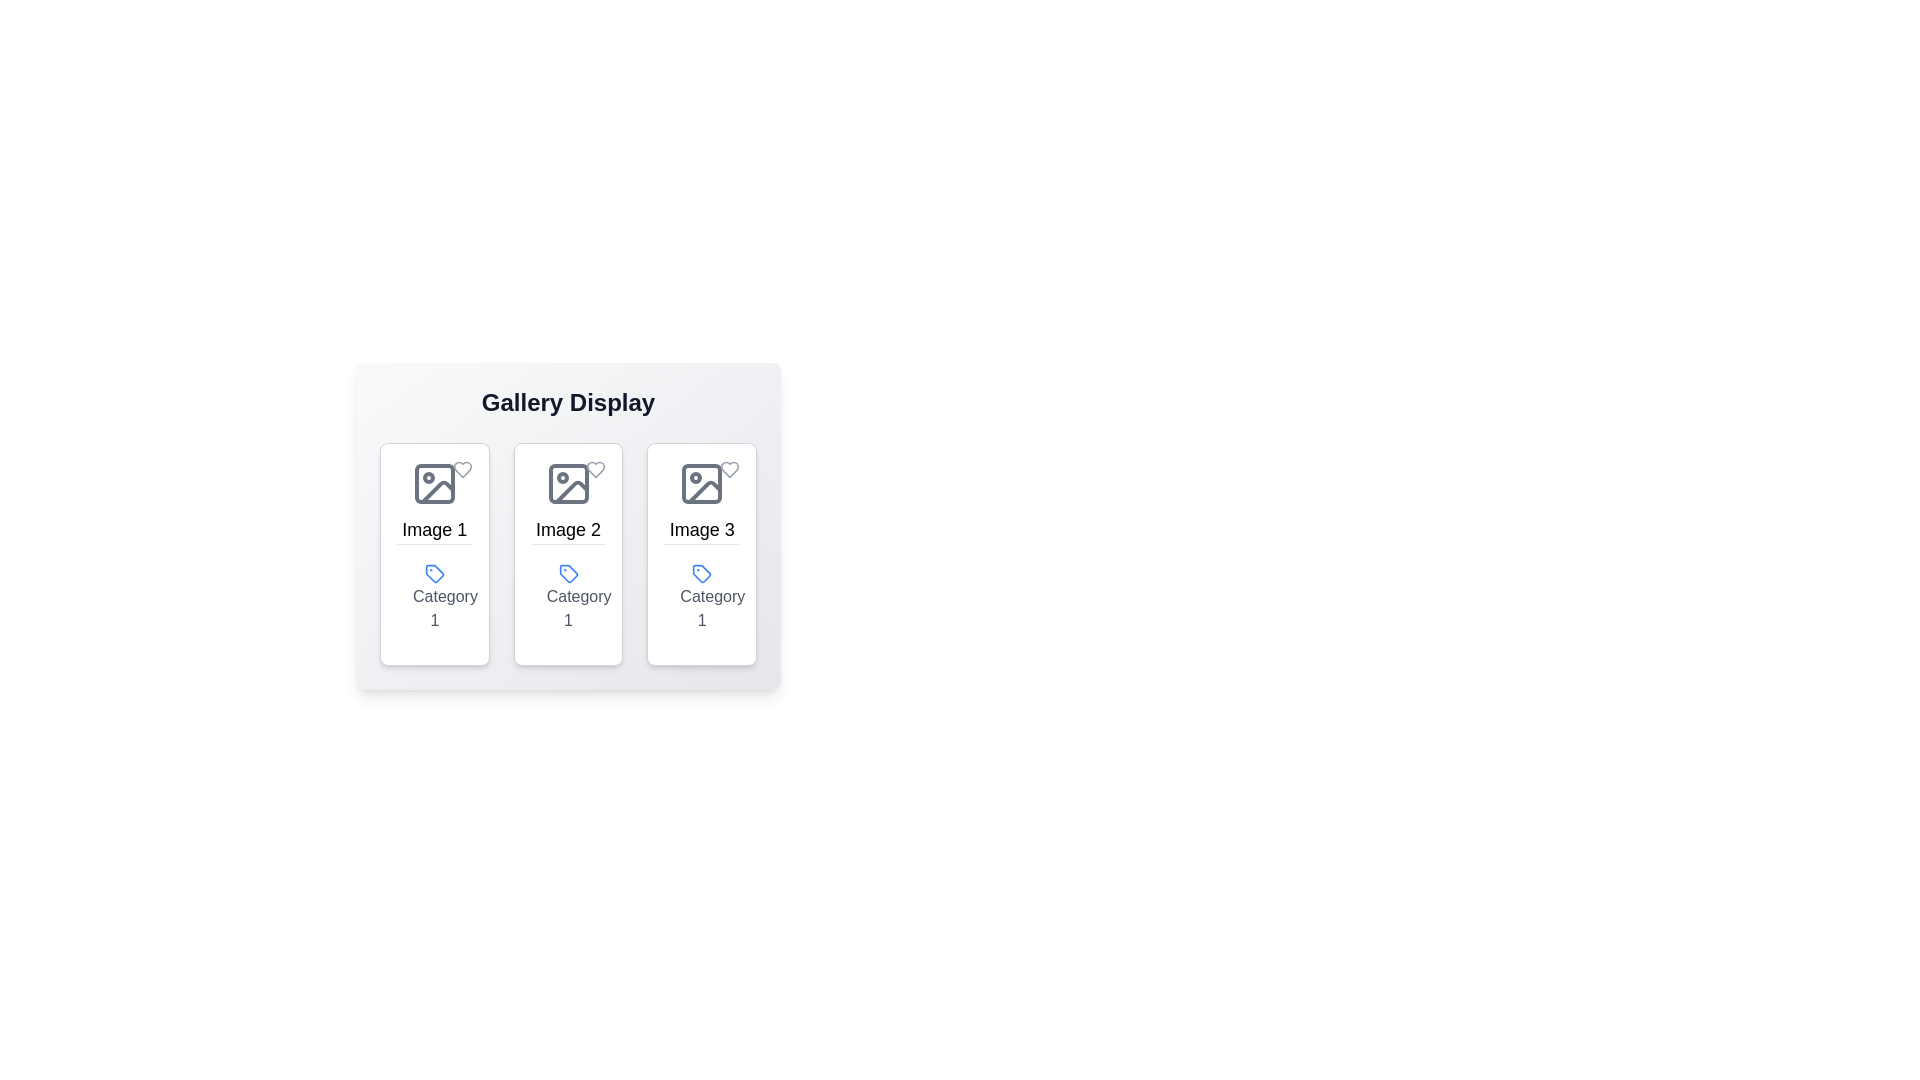 The height and width of the screenshot is (1080, 1920). I want to click on the heart icon in the top-right corner of the card representing 'Image 3' to change its appearance, so click(728, 470).